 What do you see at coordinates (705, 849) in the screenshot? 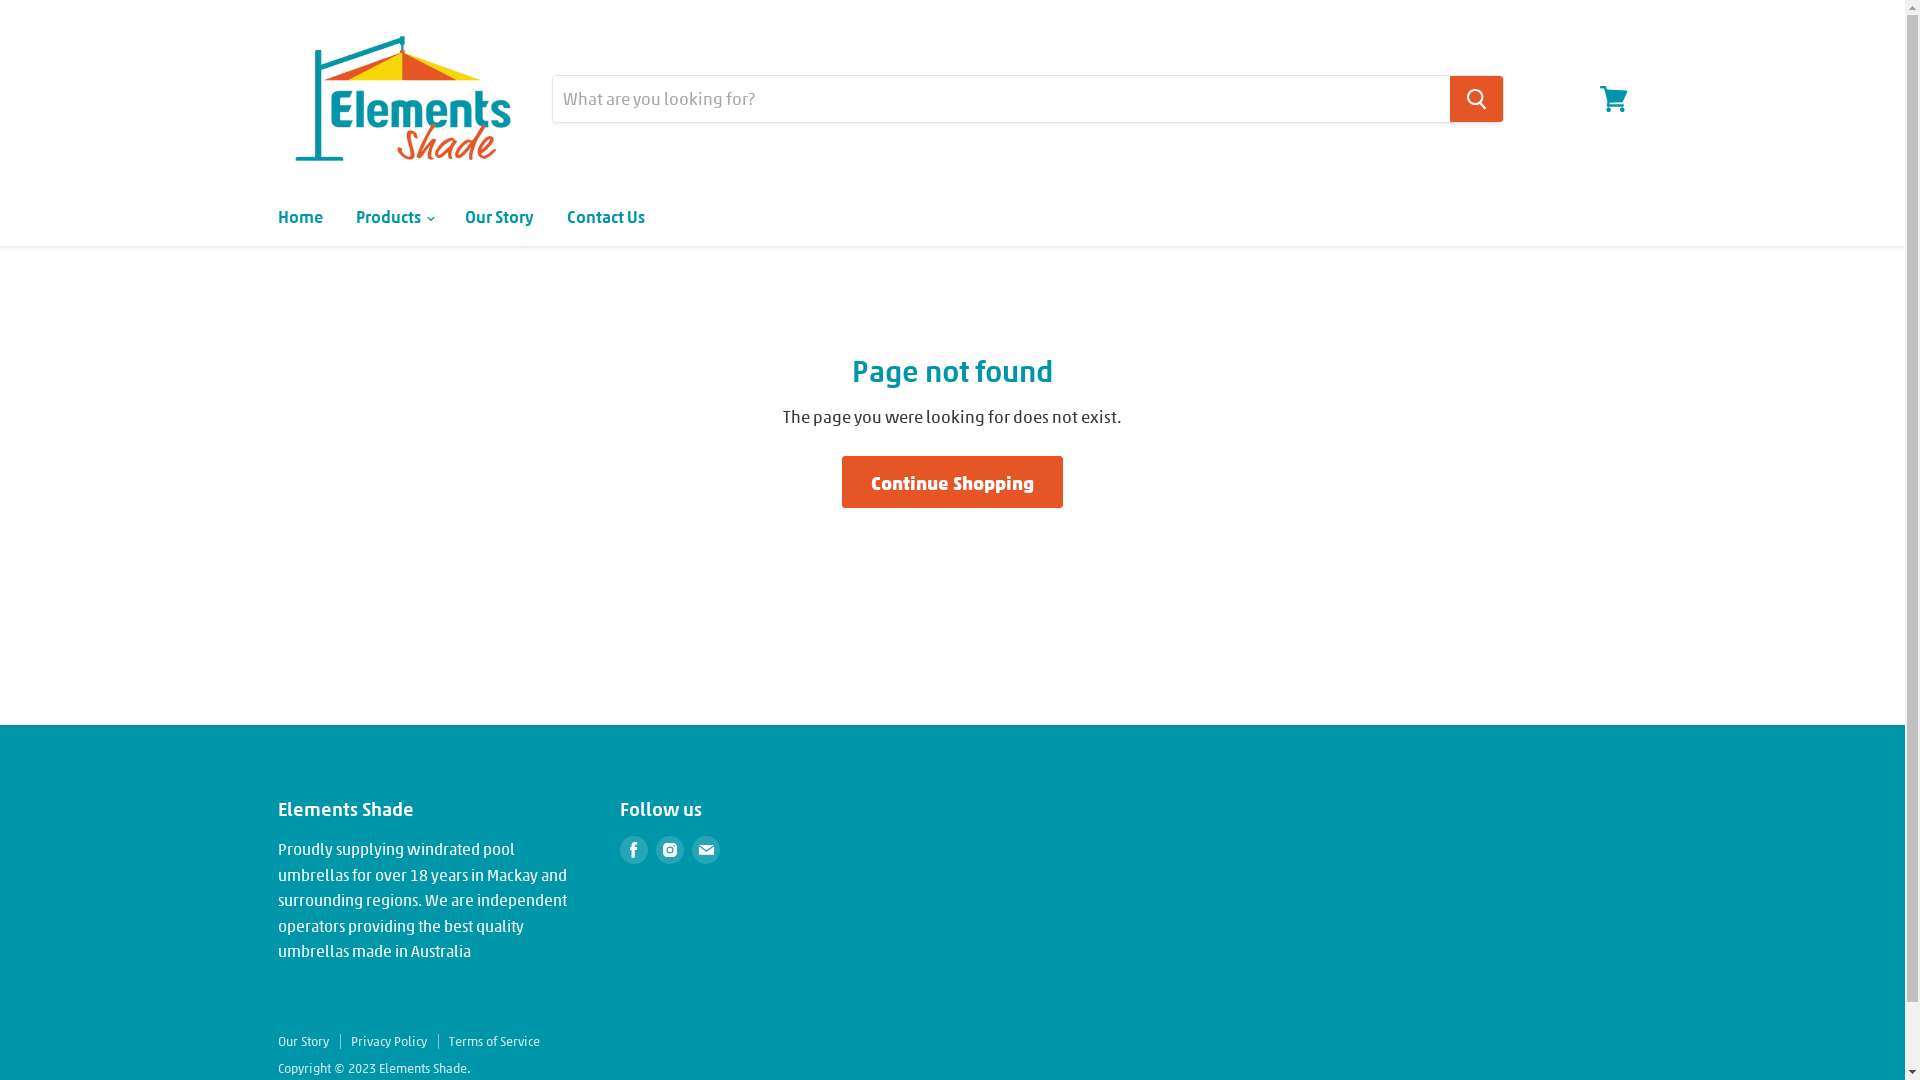
I see `'Find us on E-mail'` at bounding box center [705, 849].